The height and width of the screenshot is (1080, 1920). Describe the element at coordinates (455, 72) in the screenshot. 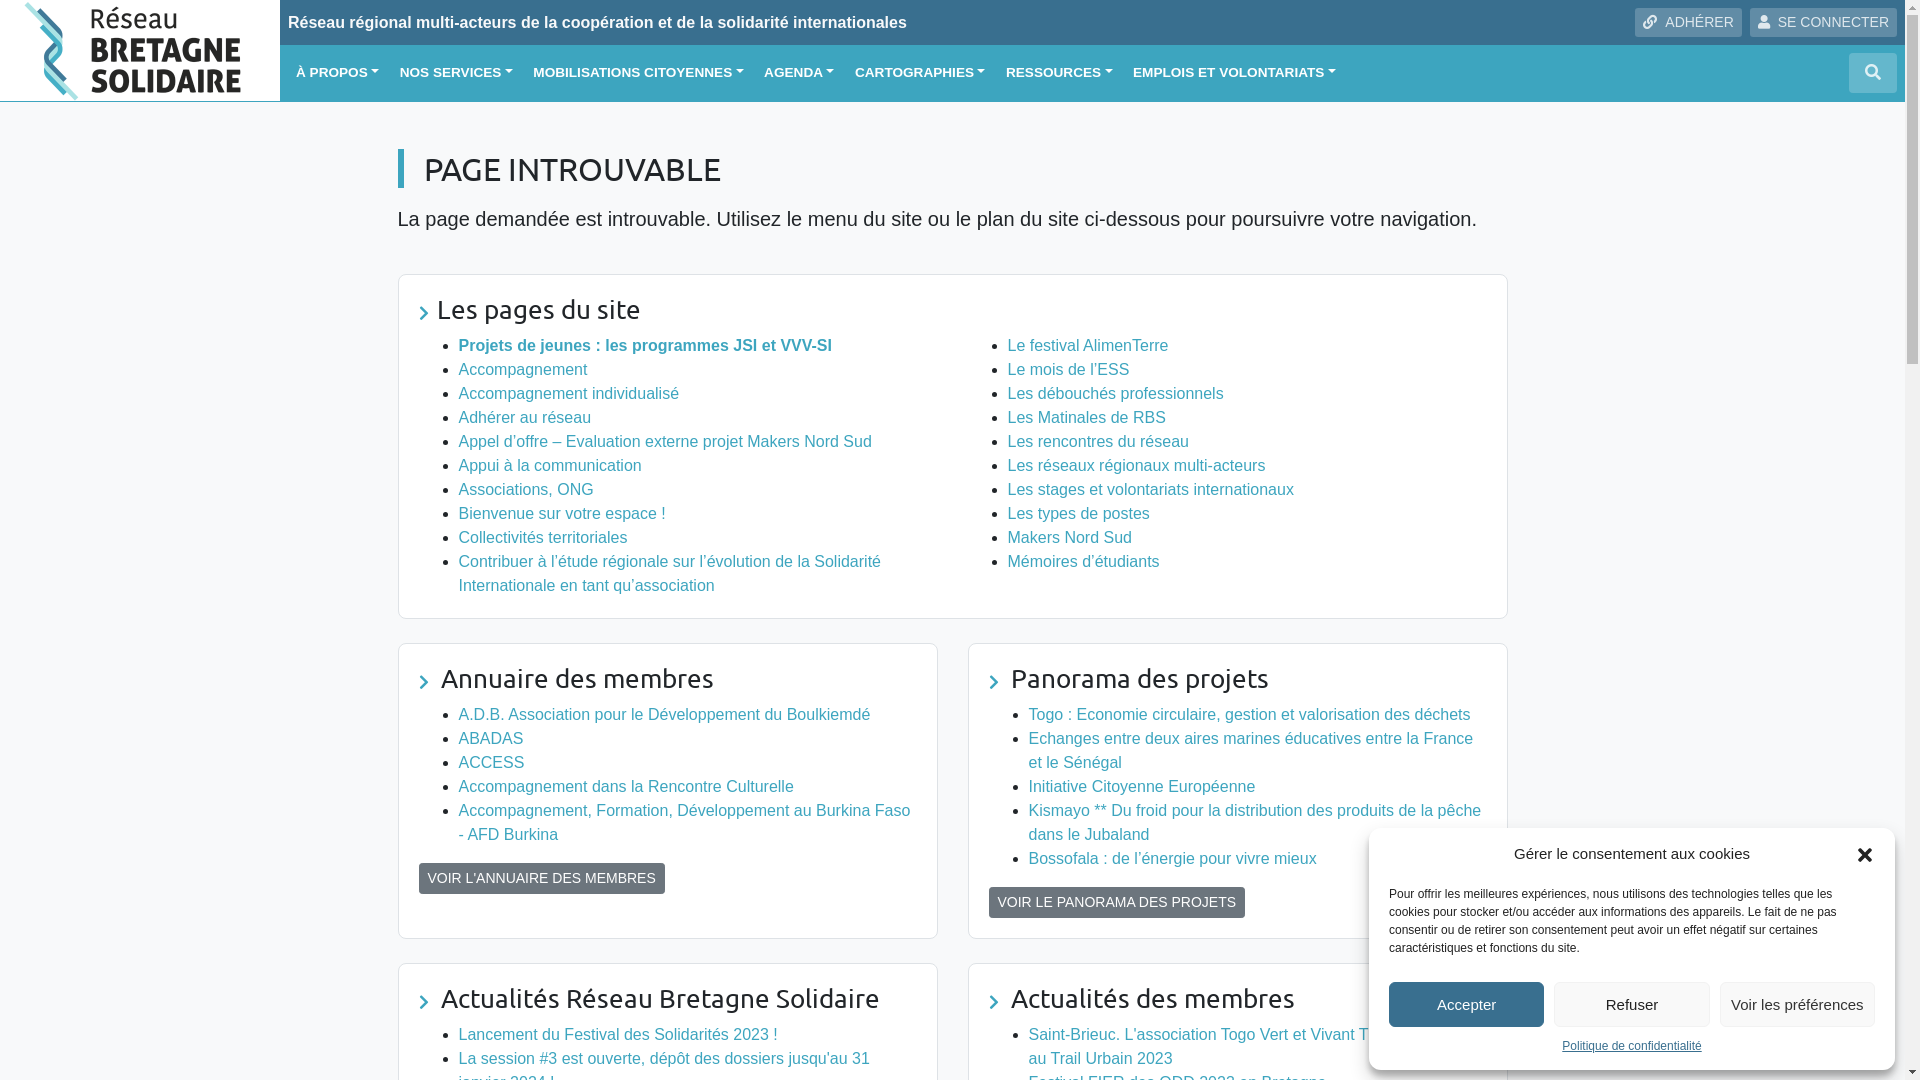

I see `'NOS SERVICES'` at that location.